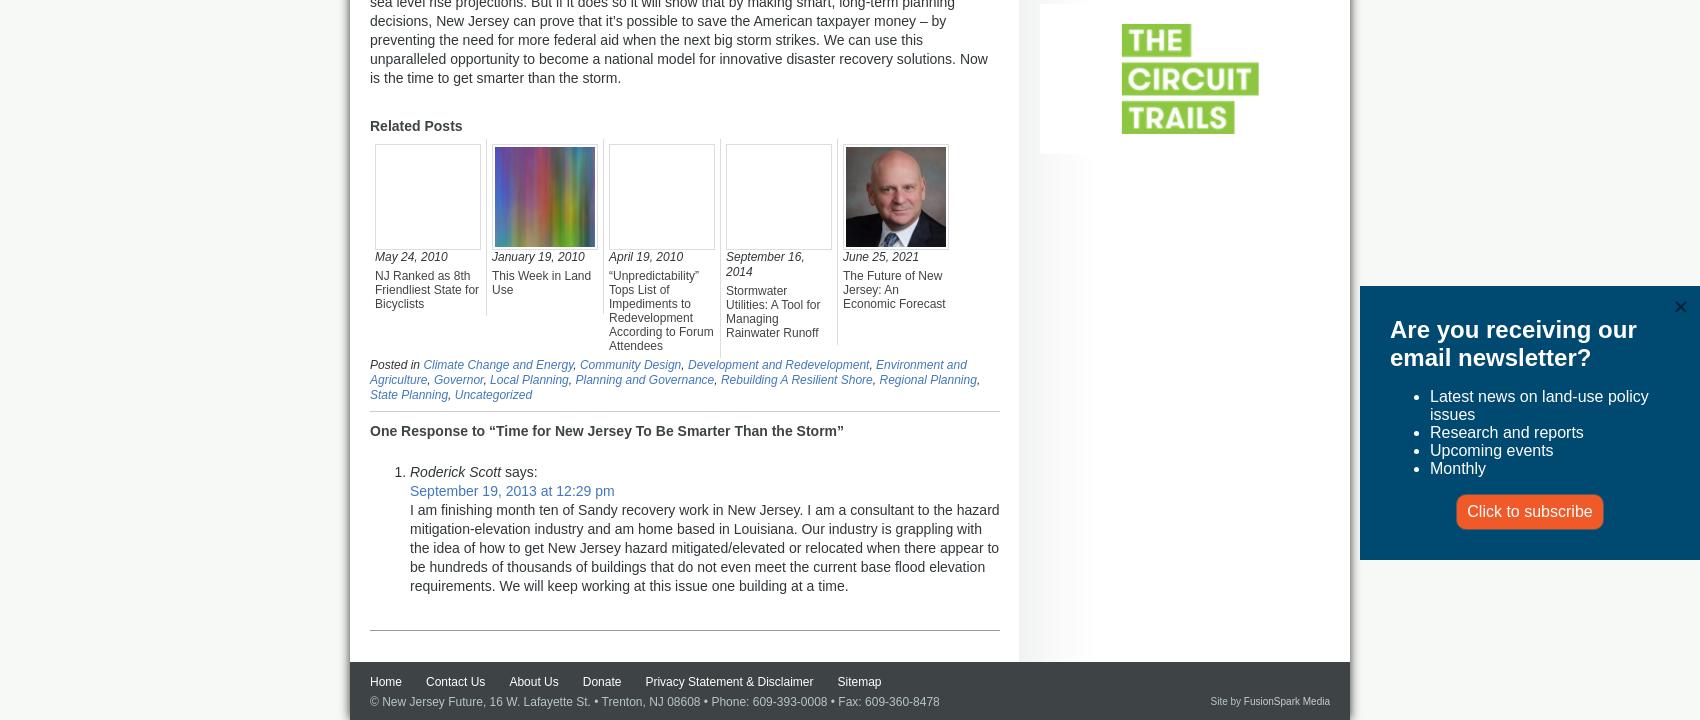 The image size is (1700, 720). Describe the element at coordinates (894, 290) in the screenshot. I see `'The Future of New Jersey: An Economic Forecast'` at that location.